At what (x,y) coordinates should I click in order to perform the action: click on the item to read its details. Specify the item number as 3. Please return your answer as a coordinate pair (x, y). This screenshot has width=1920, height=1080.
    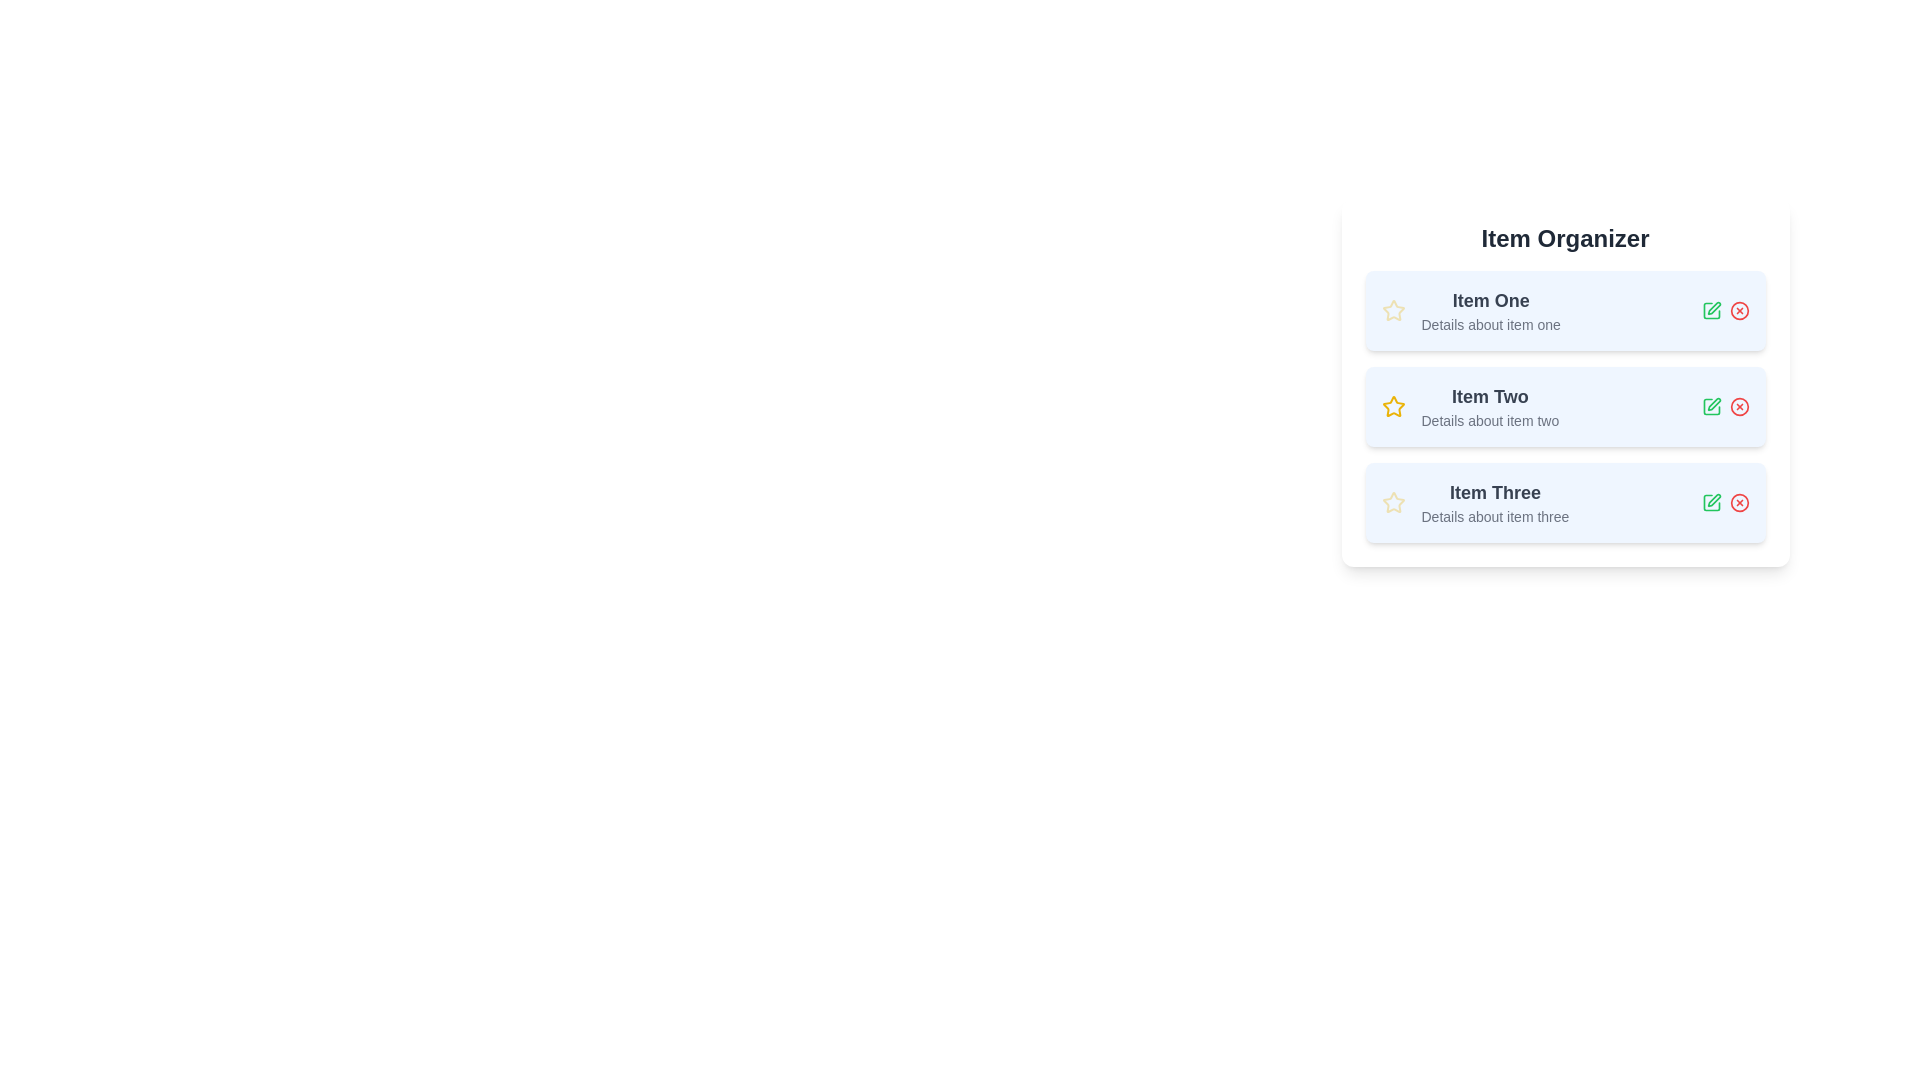
    Looking at the image, I should click on (1564, 501).